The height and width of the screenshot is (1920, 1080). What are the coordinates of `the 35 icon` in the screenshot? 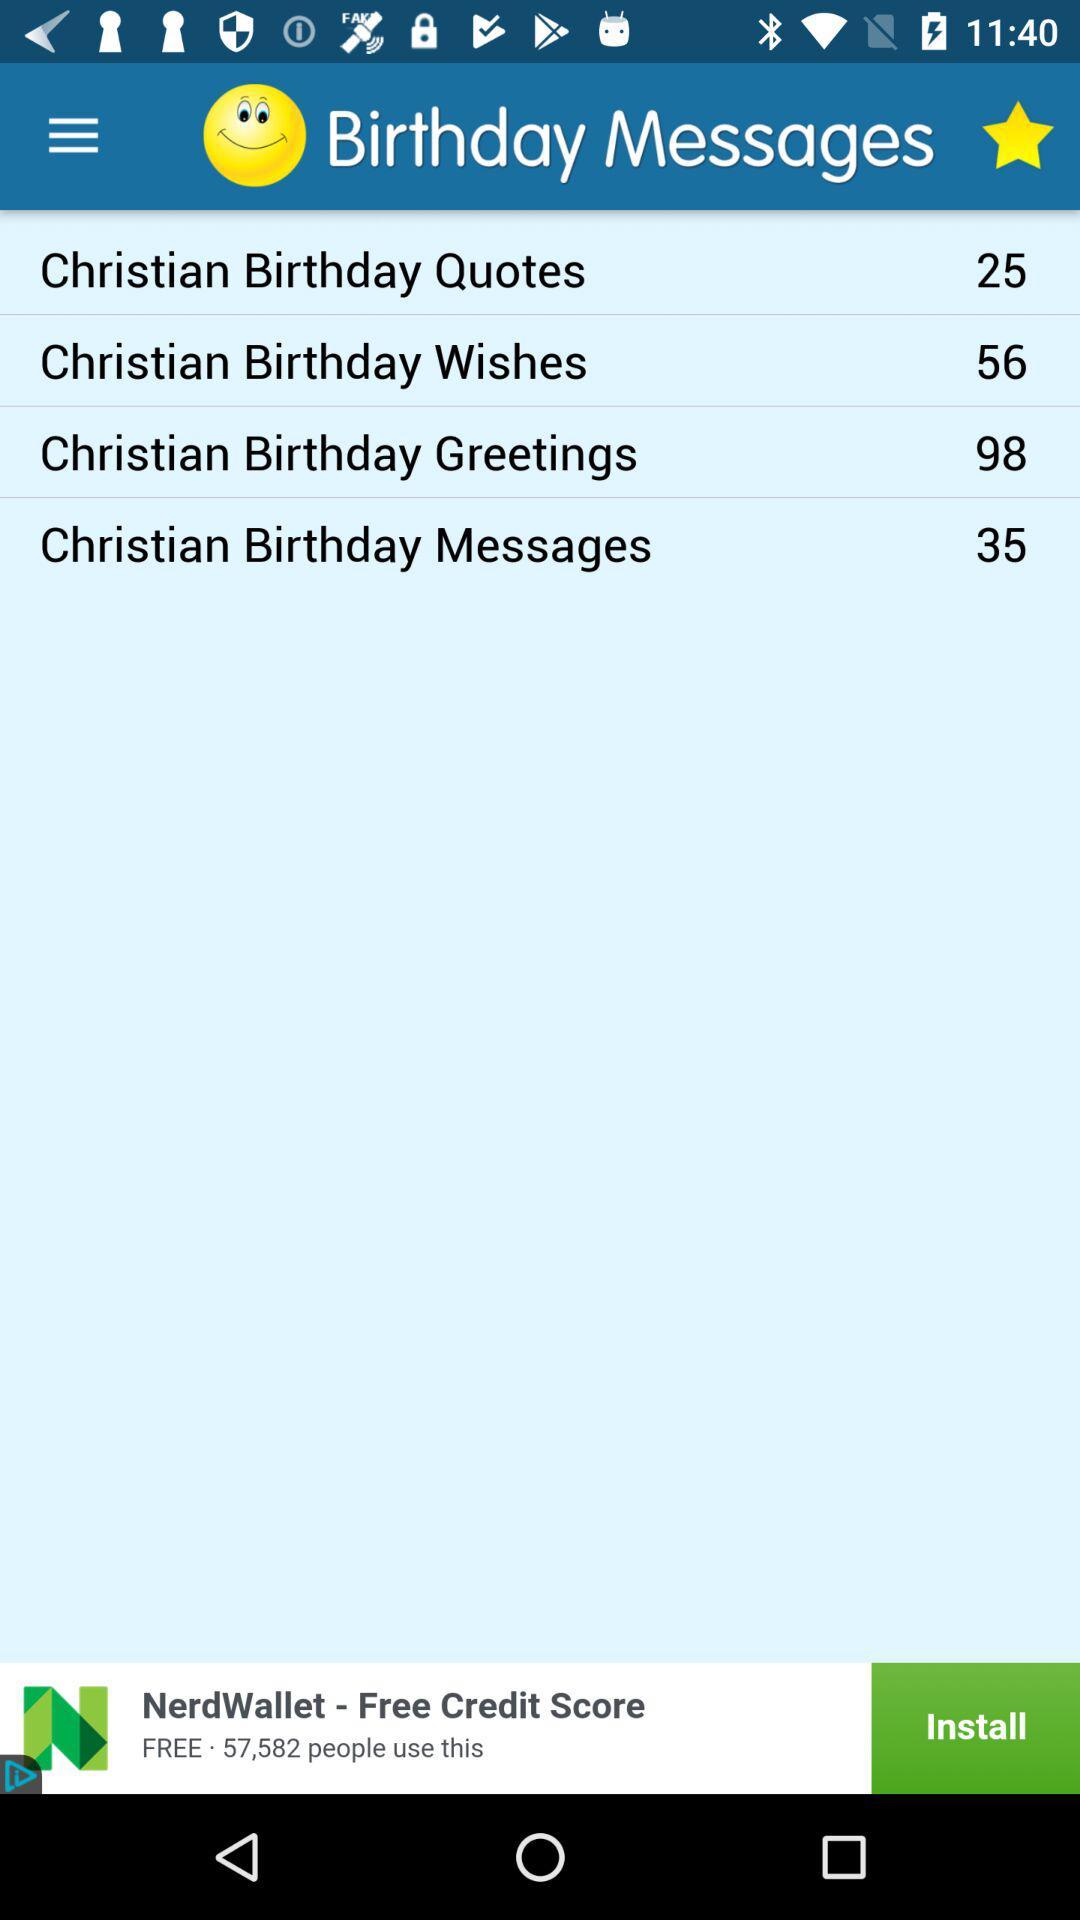 It's located at (1027, 543).